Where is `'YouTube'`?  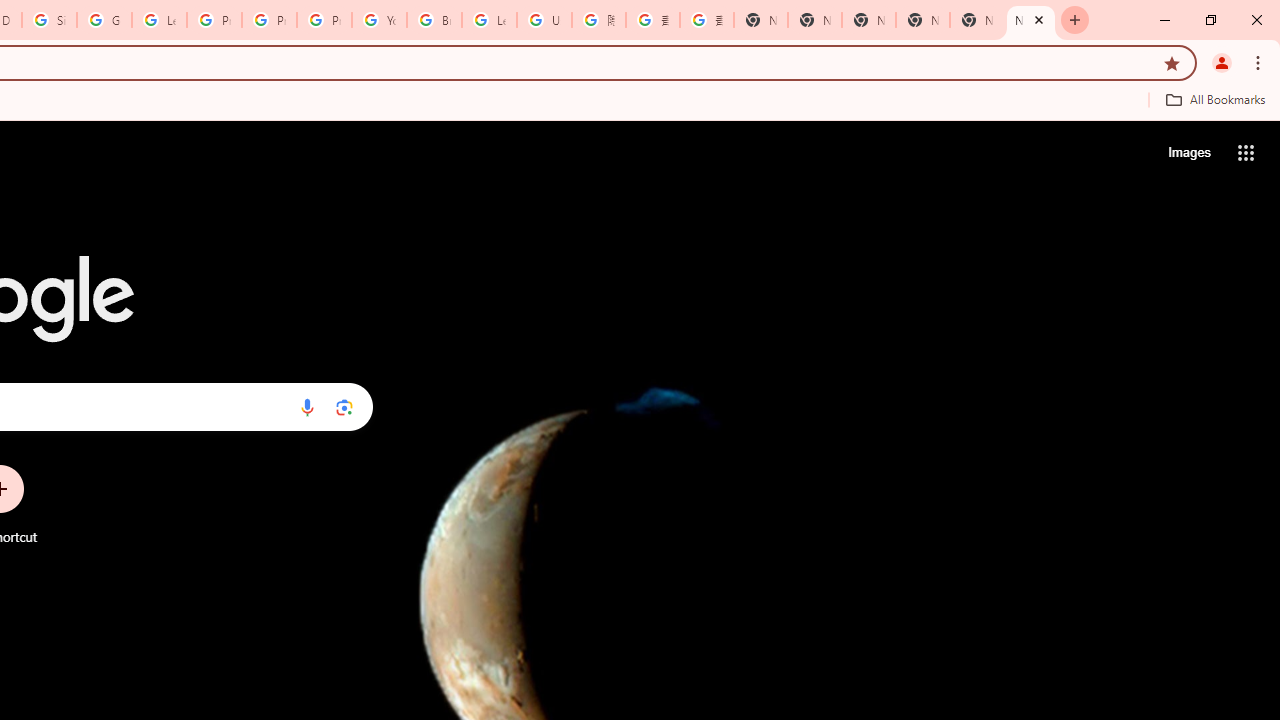
'YouTube' is located at coordinates (379, 20).